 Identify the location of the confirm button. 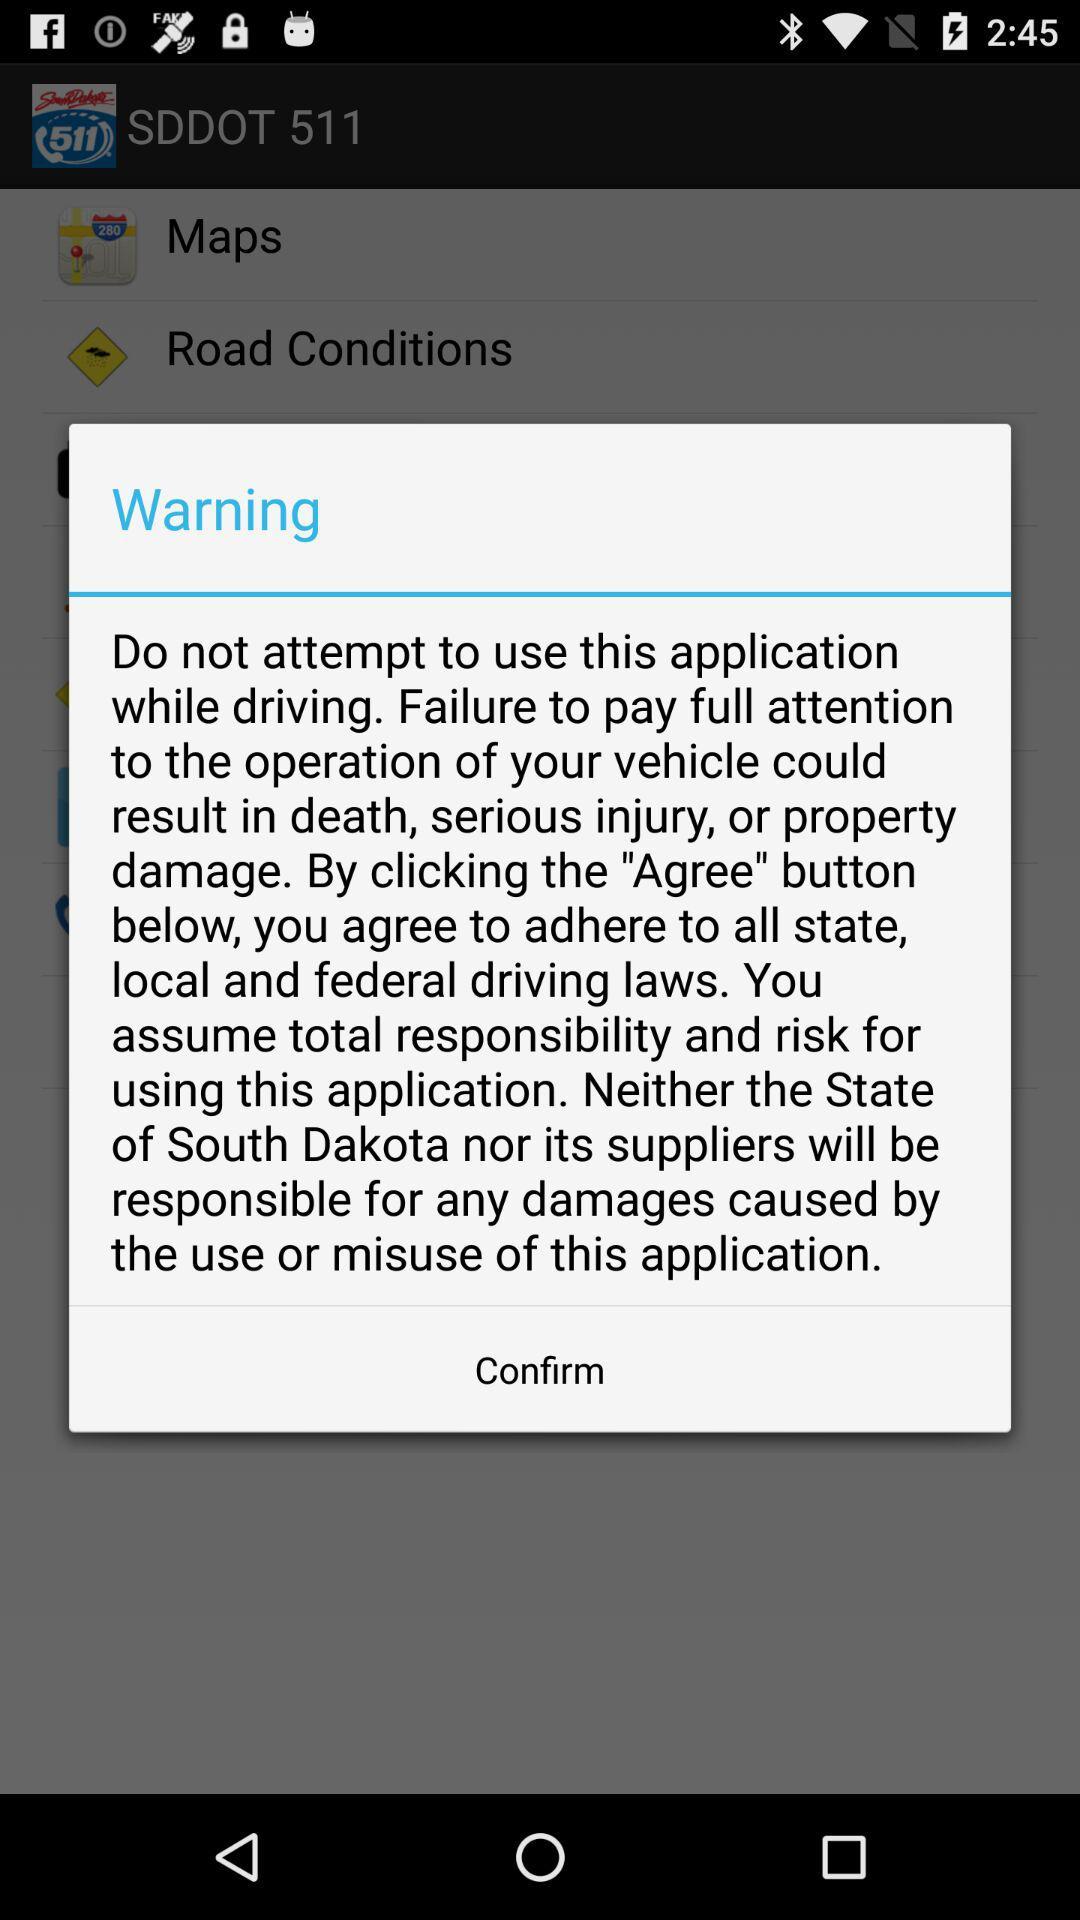
(540, 1368).